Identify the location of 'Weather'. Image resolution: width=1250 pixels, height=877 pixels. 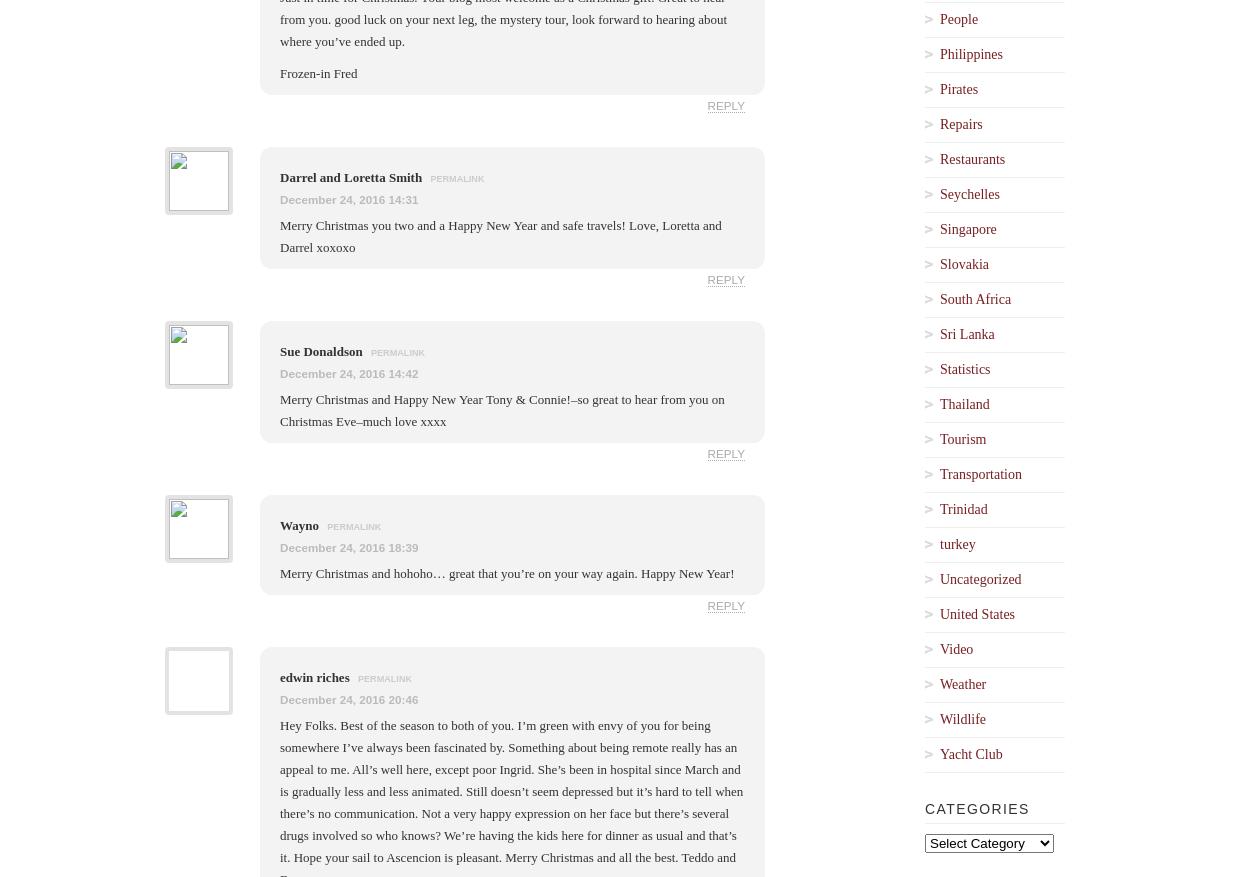
(962, 683).